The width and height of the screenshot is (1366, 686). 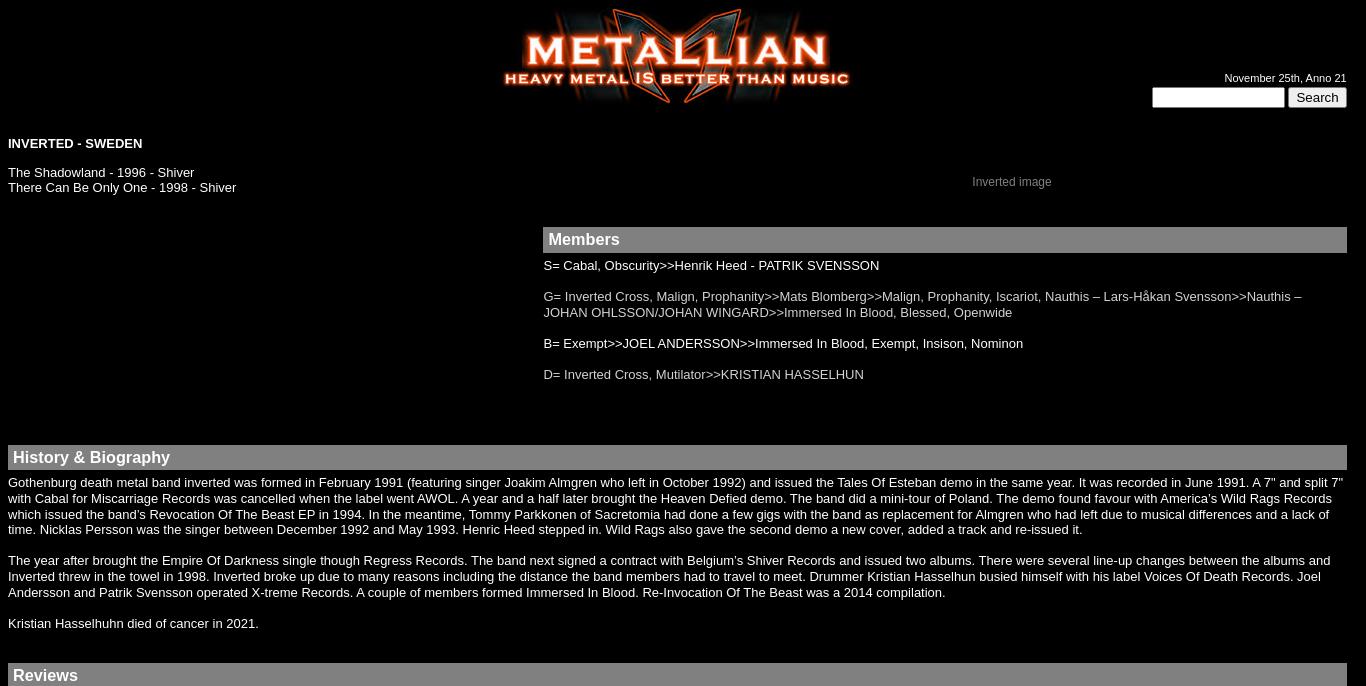 What do you see at coordinates (40, 143) in the screenshot?
I see `'INVERTED'` at bounding box center [40, 143].